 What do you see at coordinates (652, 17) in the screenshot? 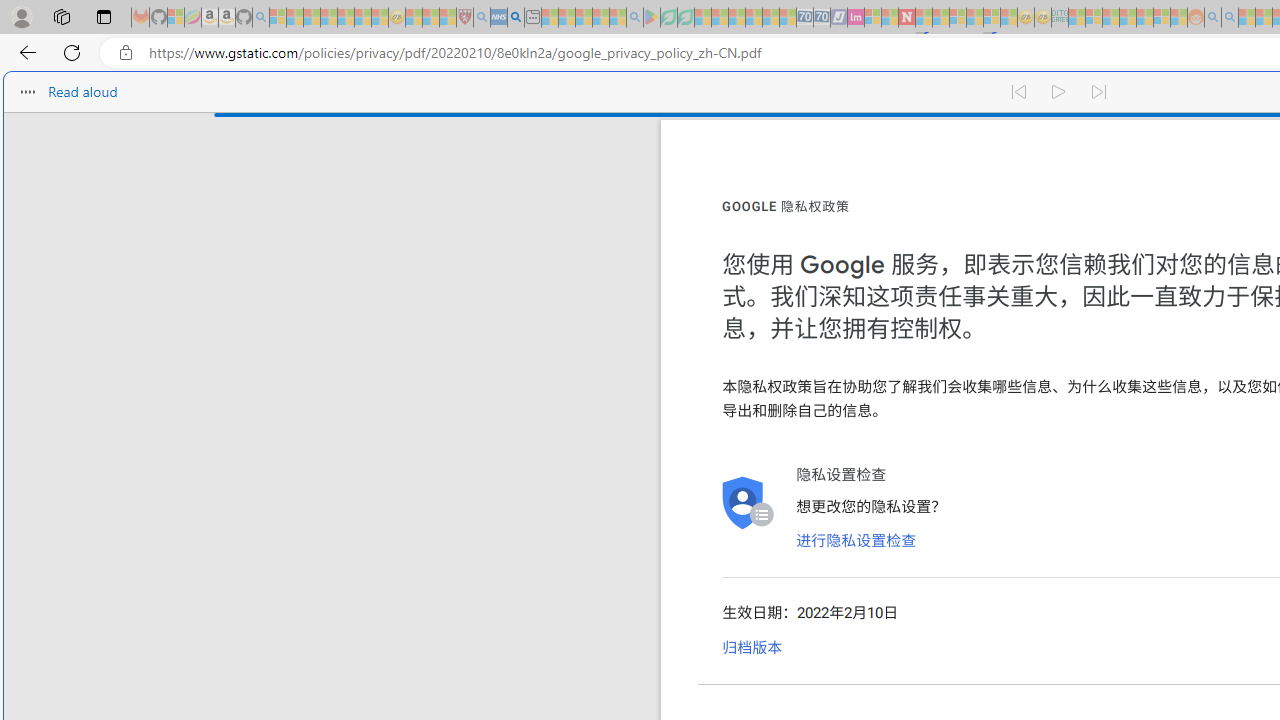
I see `'Bluey: Let'` at bounding box center [652, 17].